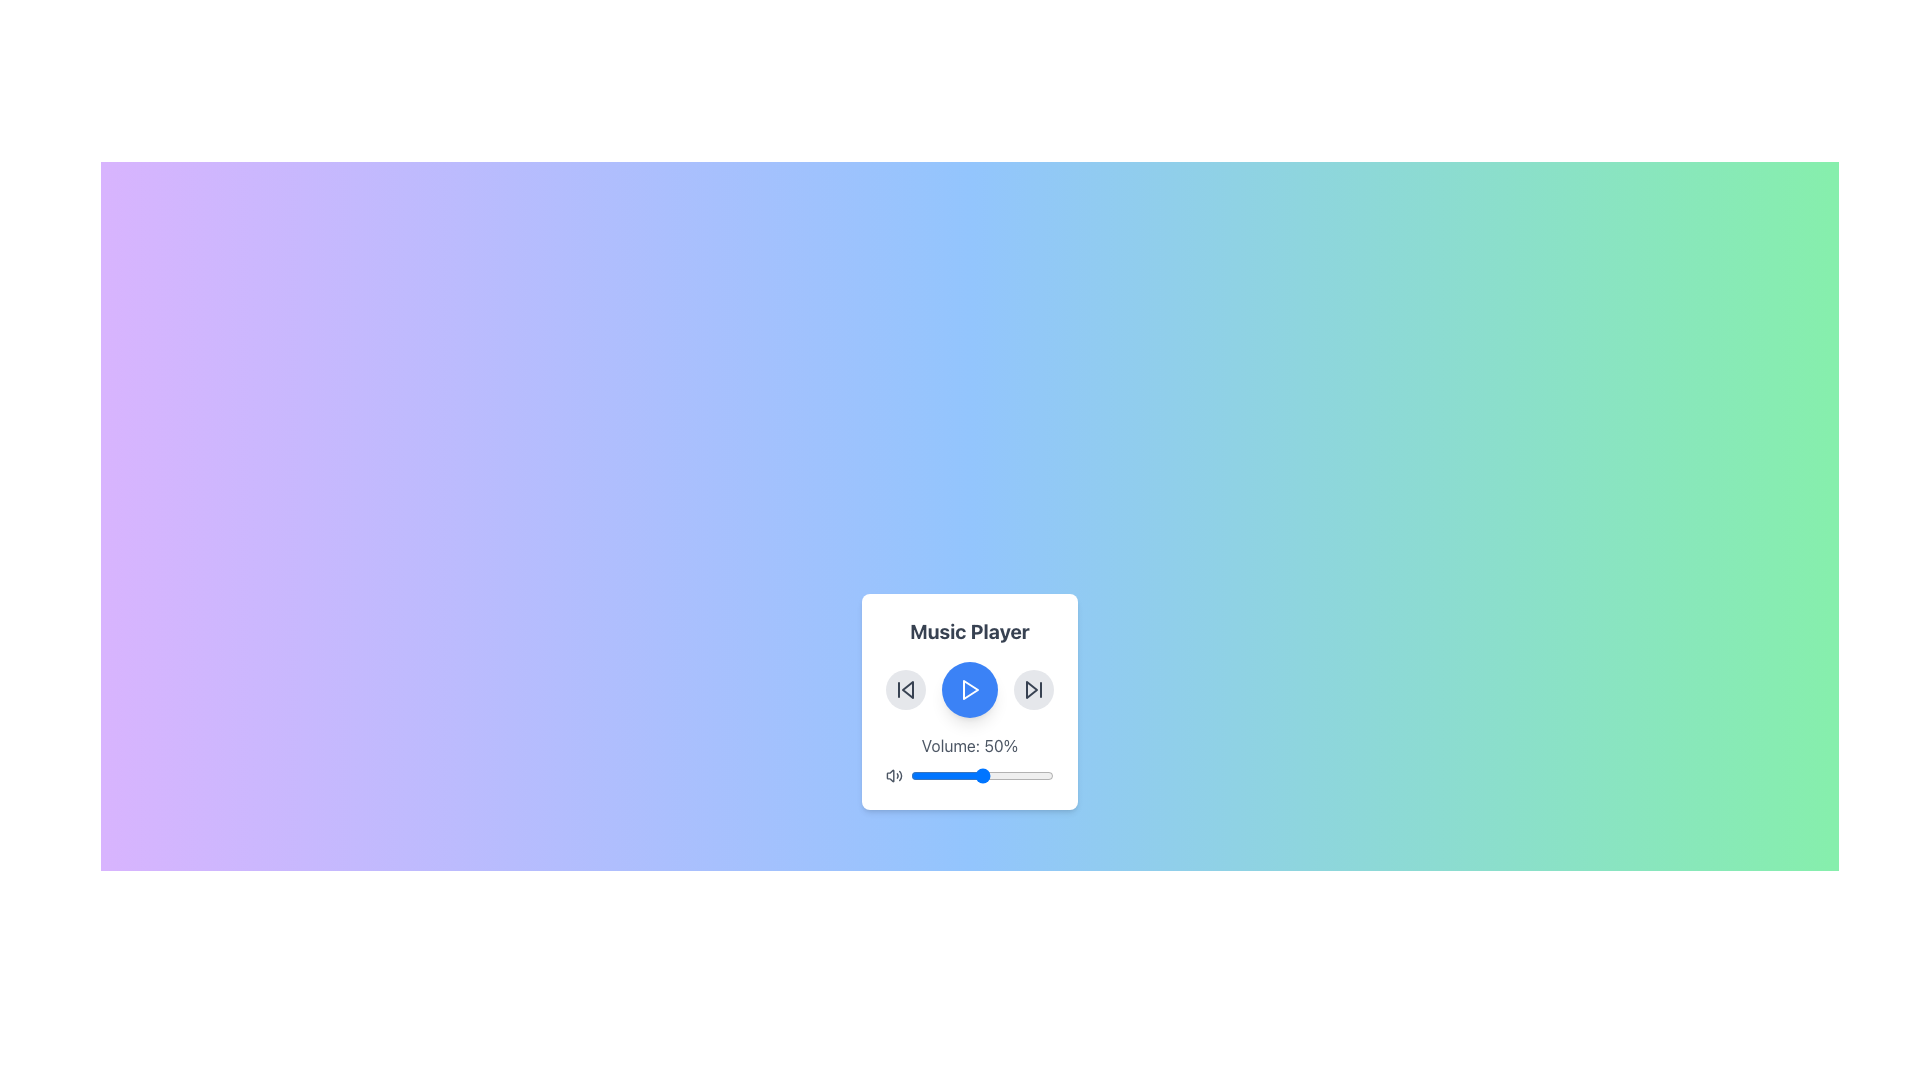  I want to click on the triangular play icon button with a gradient blue background in the center of the Music Player interface, so click(969, 689).